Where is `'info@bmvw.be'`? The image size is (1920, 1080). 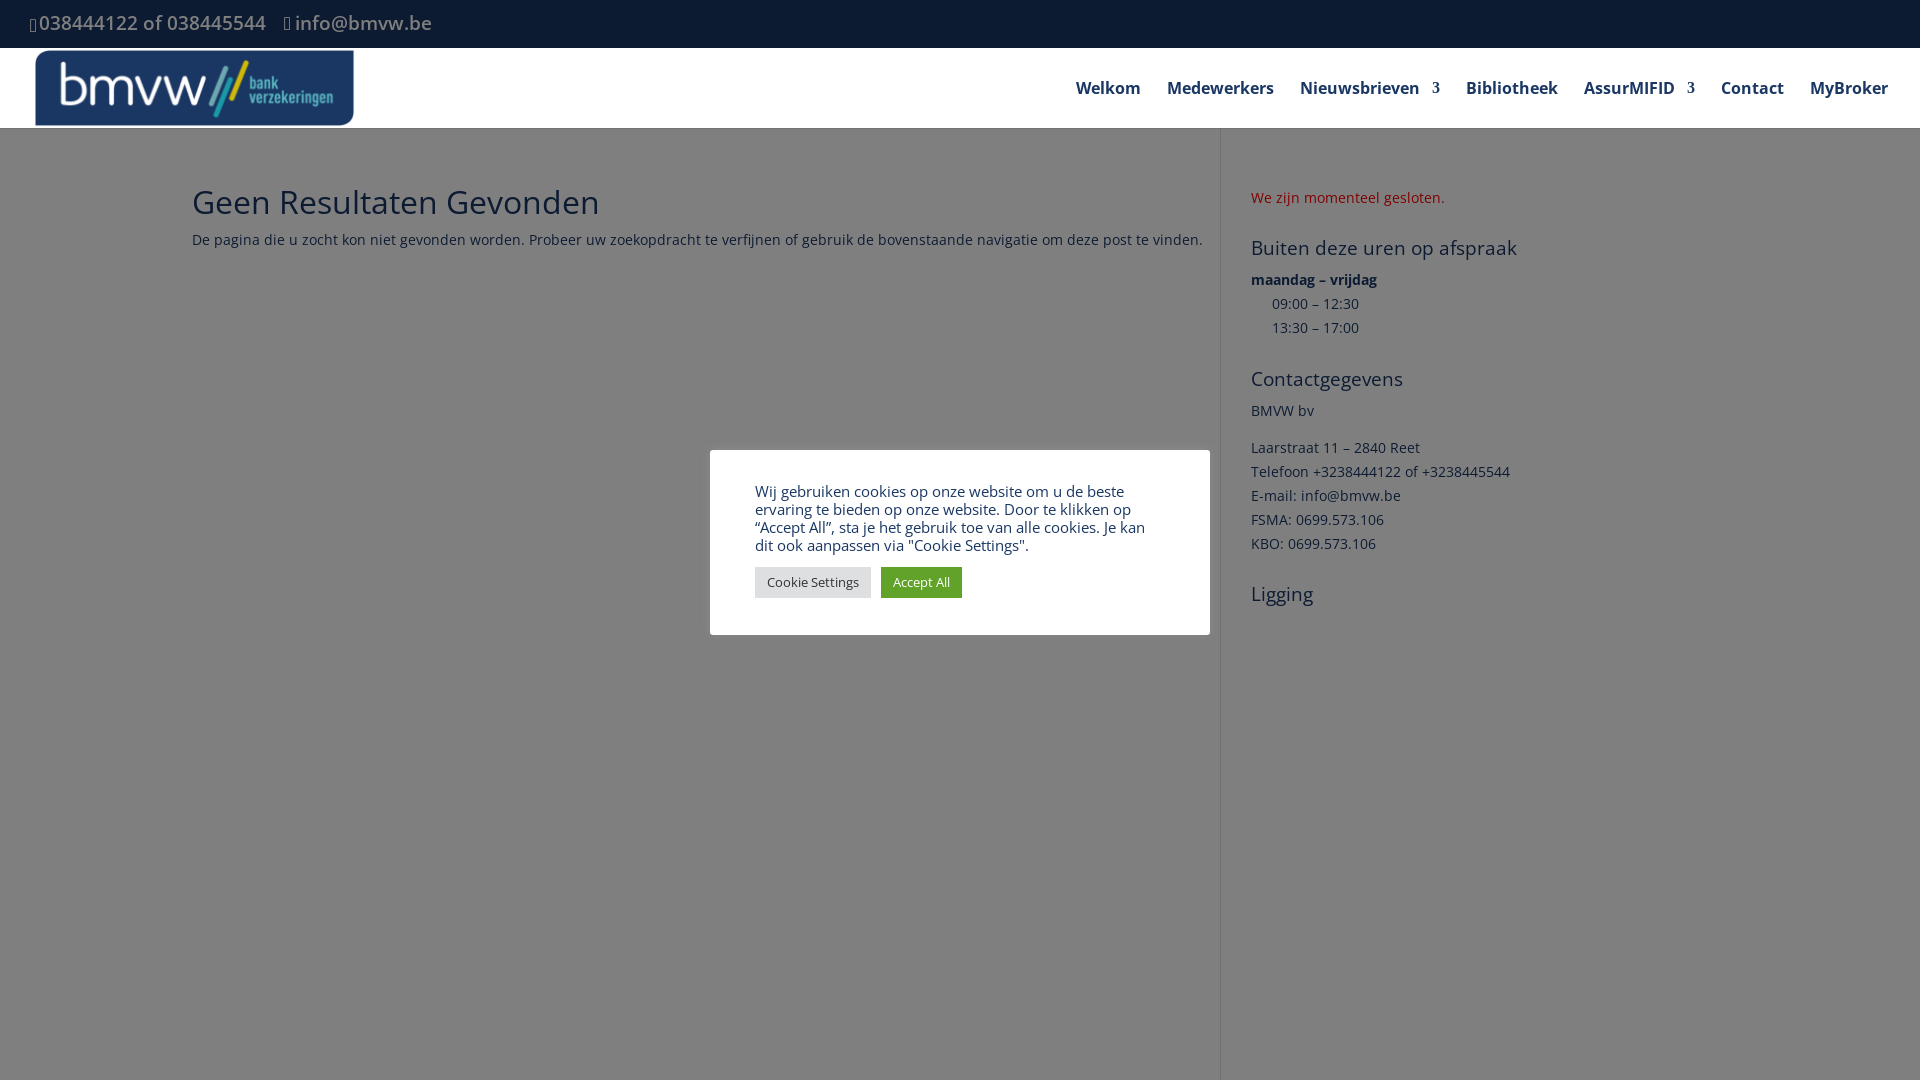 'info@bmvw.be' is located at coordinates (282, 23).